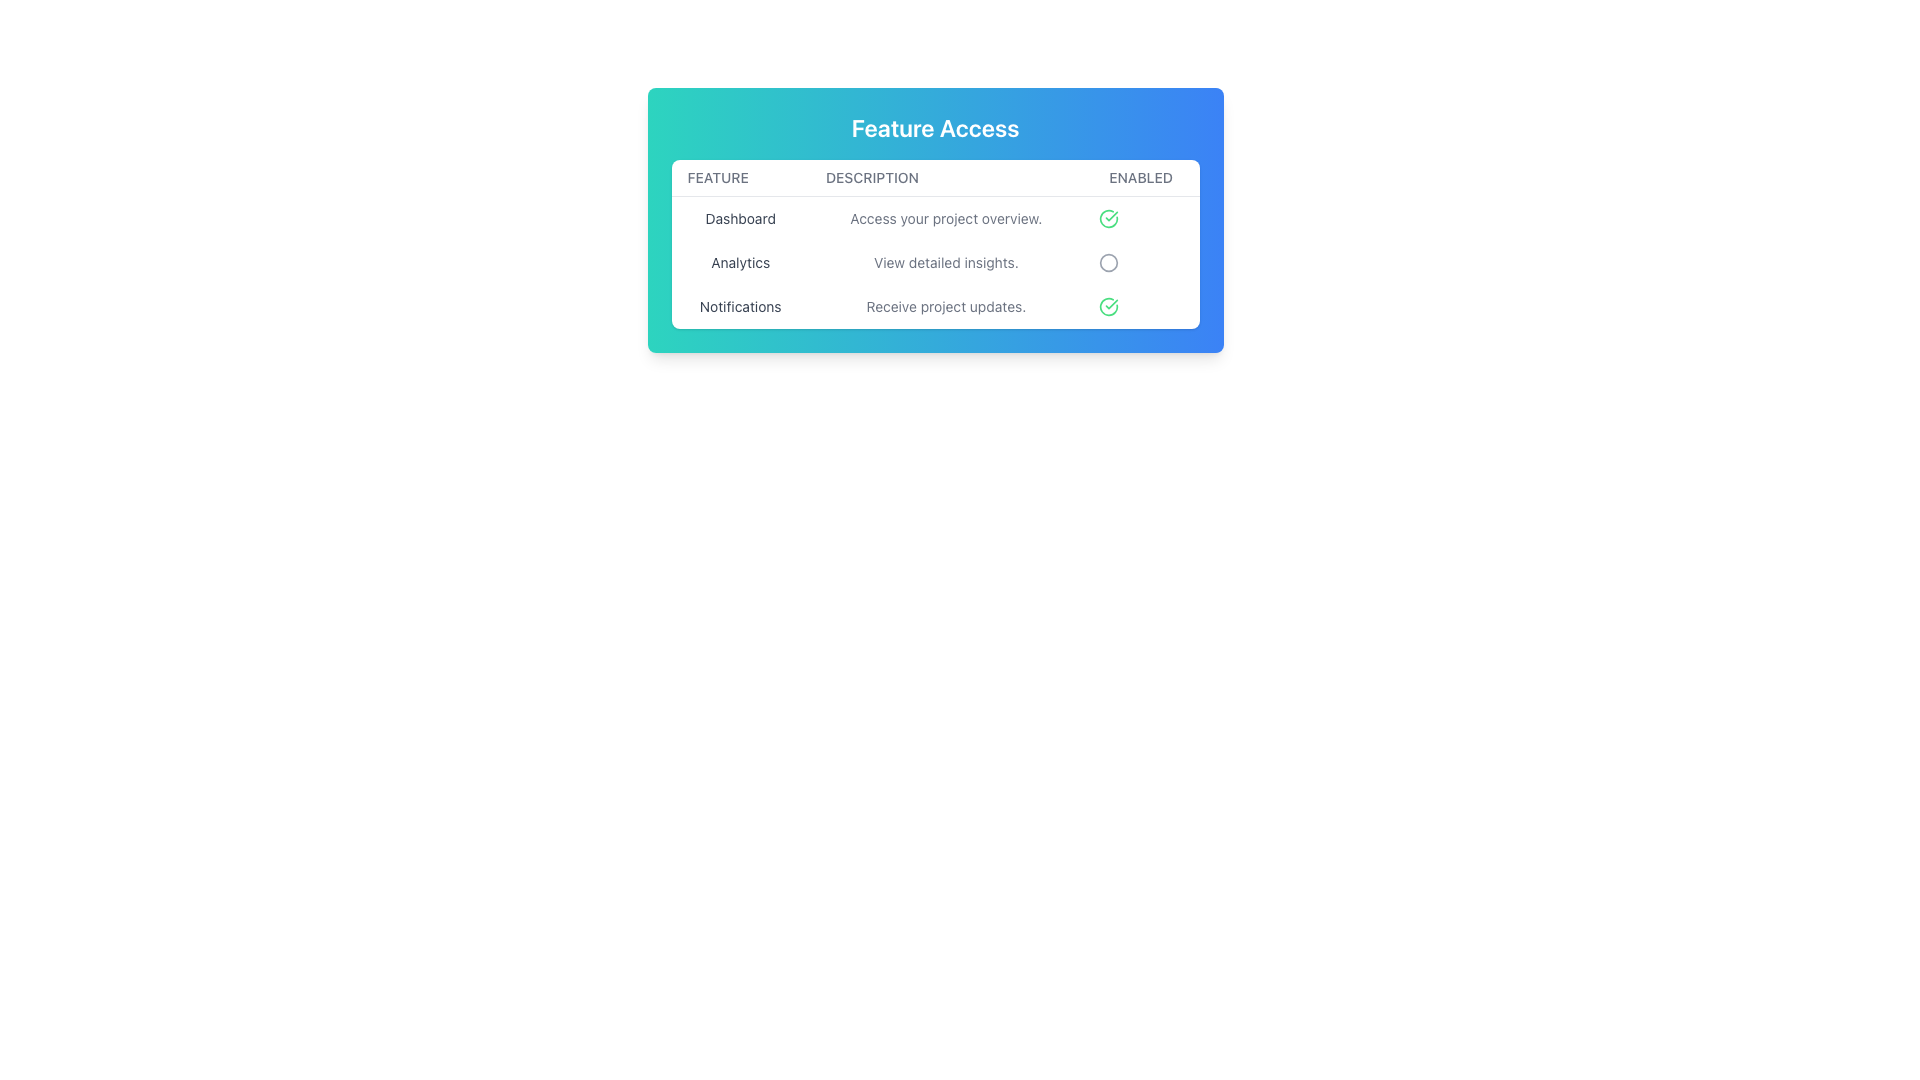  I want to click on the first row of the feature table labeled 'Dashboard', which contains a title, a description, and a green checkmark icon, so click(934, 218).